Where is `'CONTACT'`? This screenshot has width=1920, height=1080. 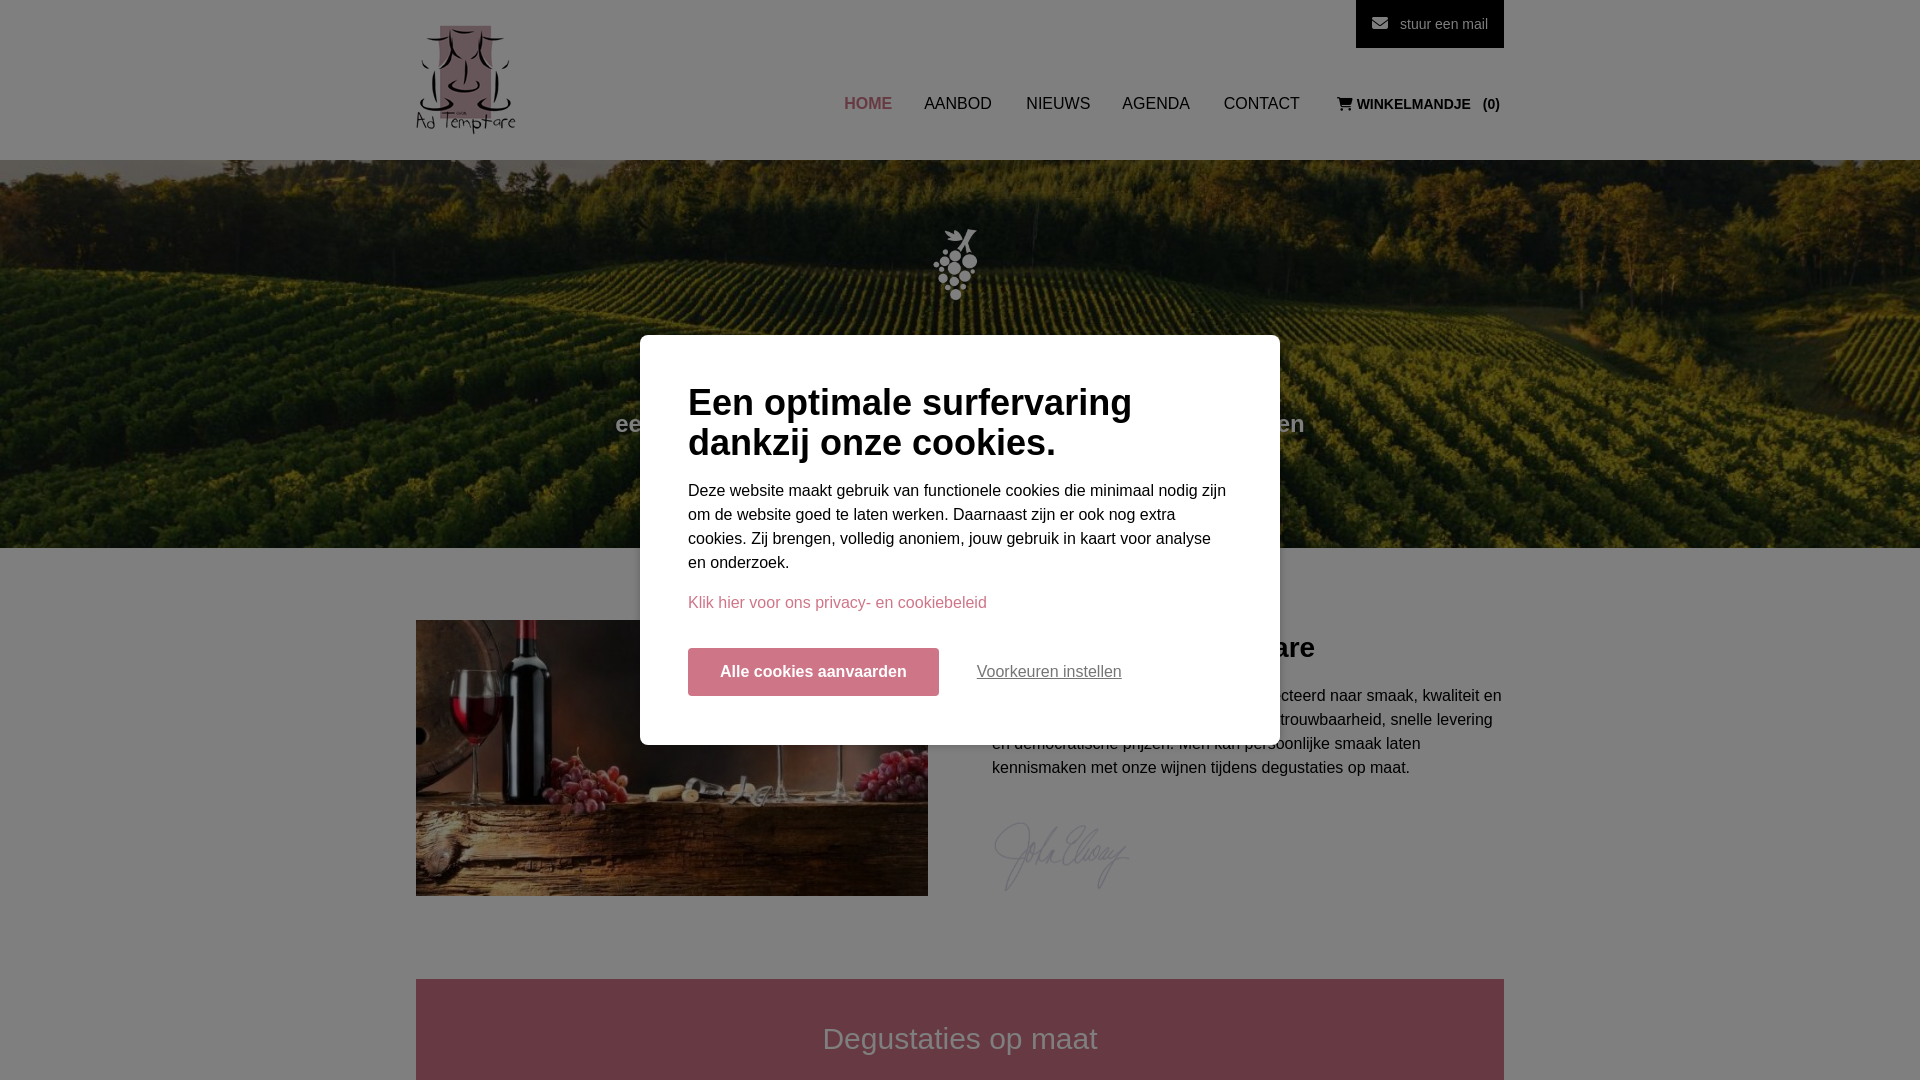 'CONTACT' is located at coordinates (1223, 104).